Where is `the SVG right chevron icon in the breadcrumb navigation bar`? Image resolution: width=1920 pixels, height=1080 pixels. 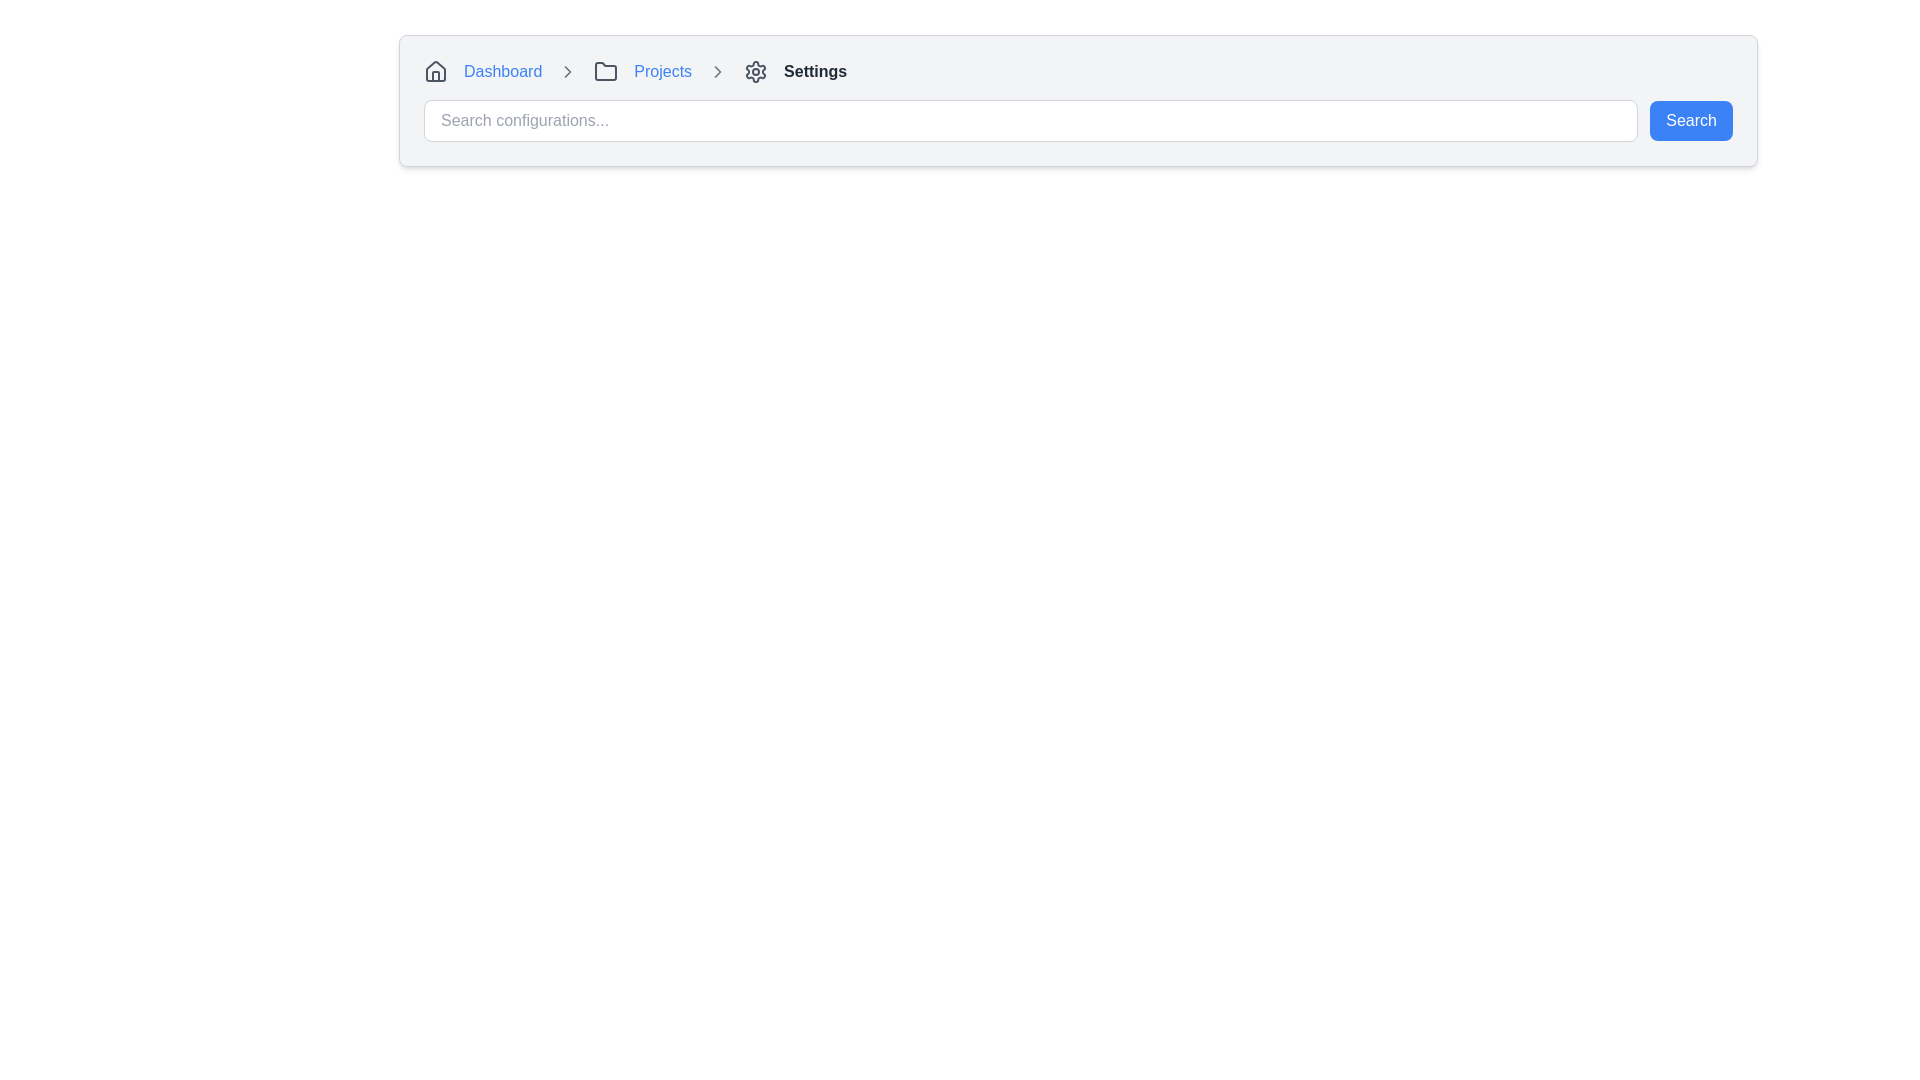 the SVG right chevron icon in the breadcrumb navigation bar is located at coordinates (567, 71).